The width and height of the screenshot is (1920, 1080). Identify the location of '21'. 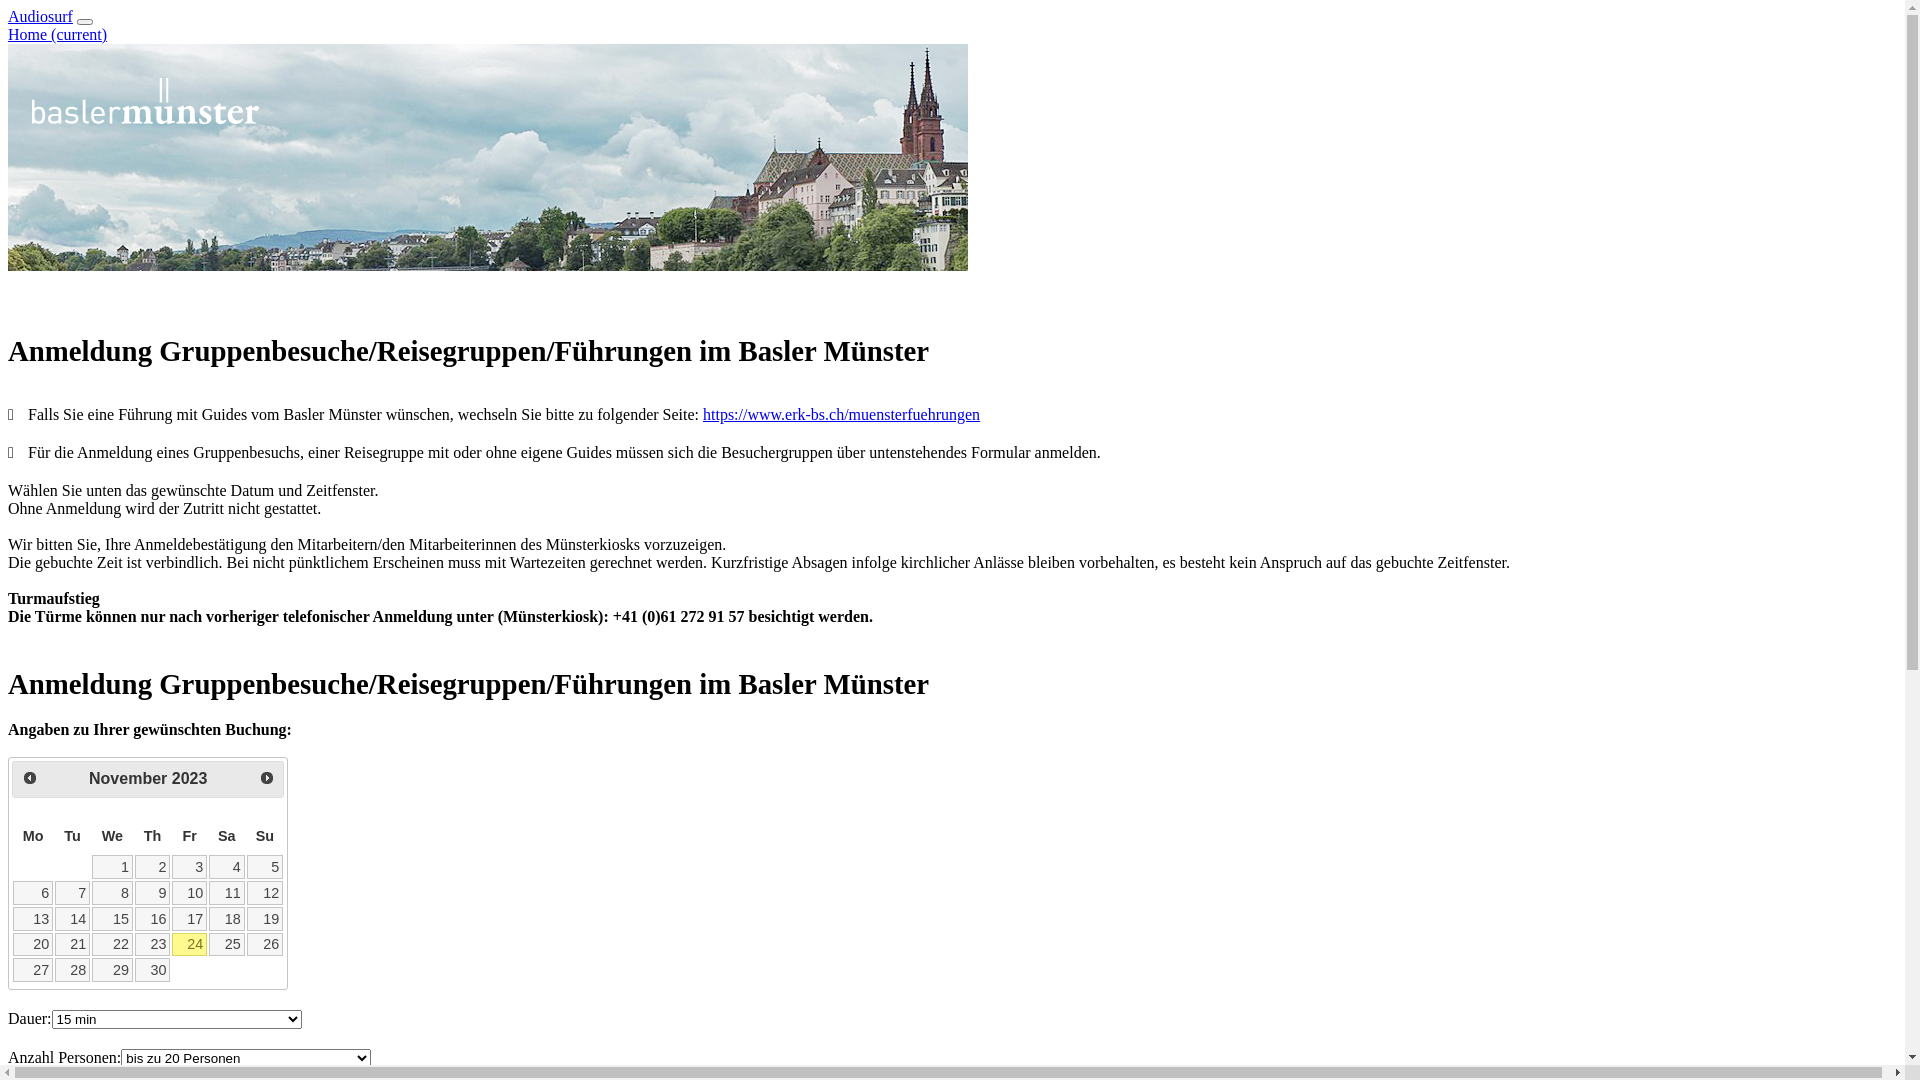
(72, 945).